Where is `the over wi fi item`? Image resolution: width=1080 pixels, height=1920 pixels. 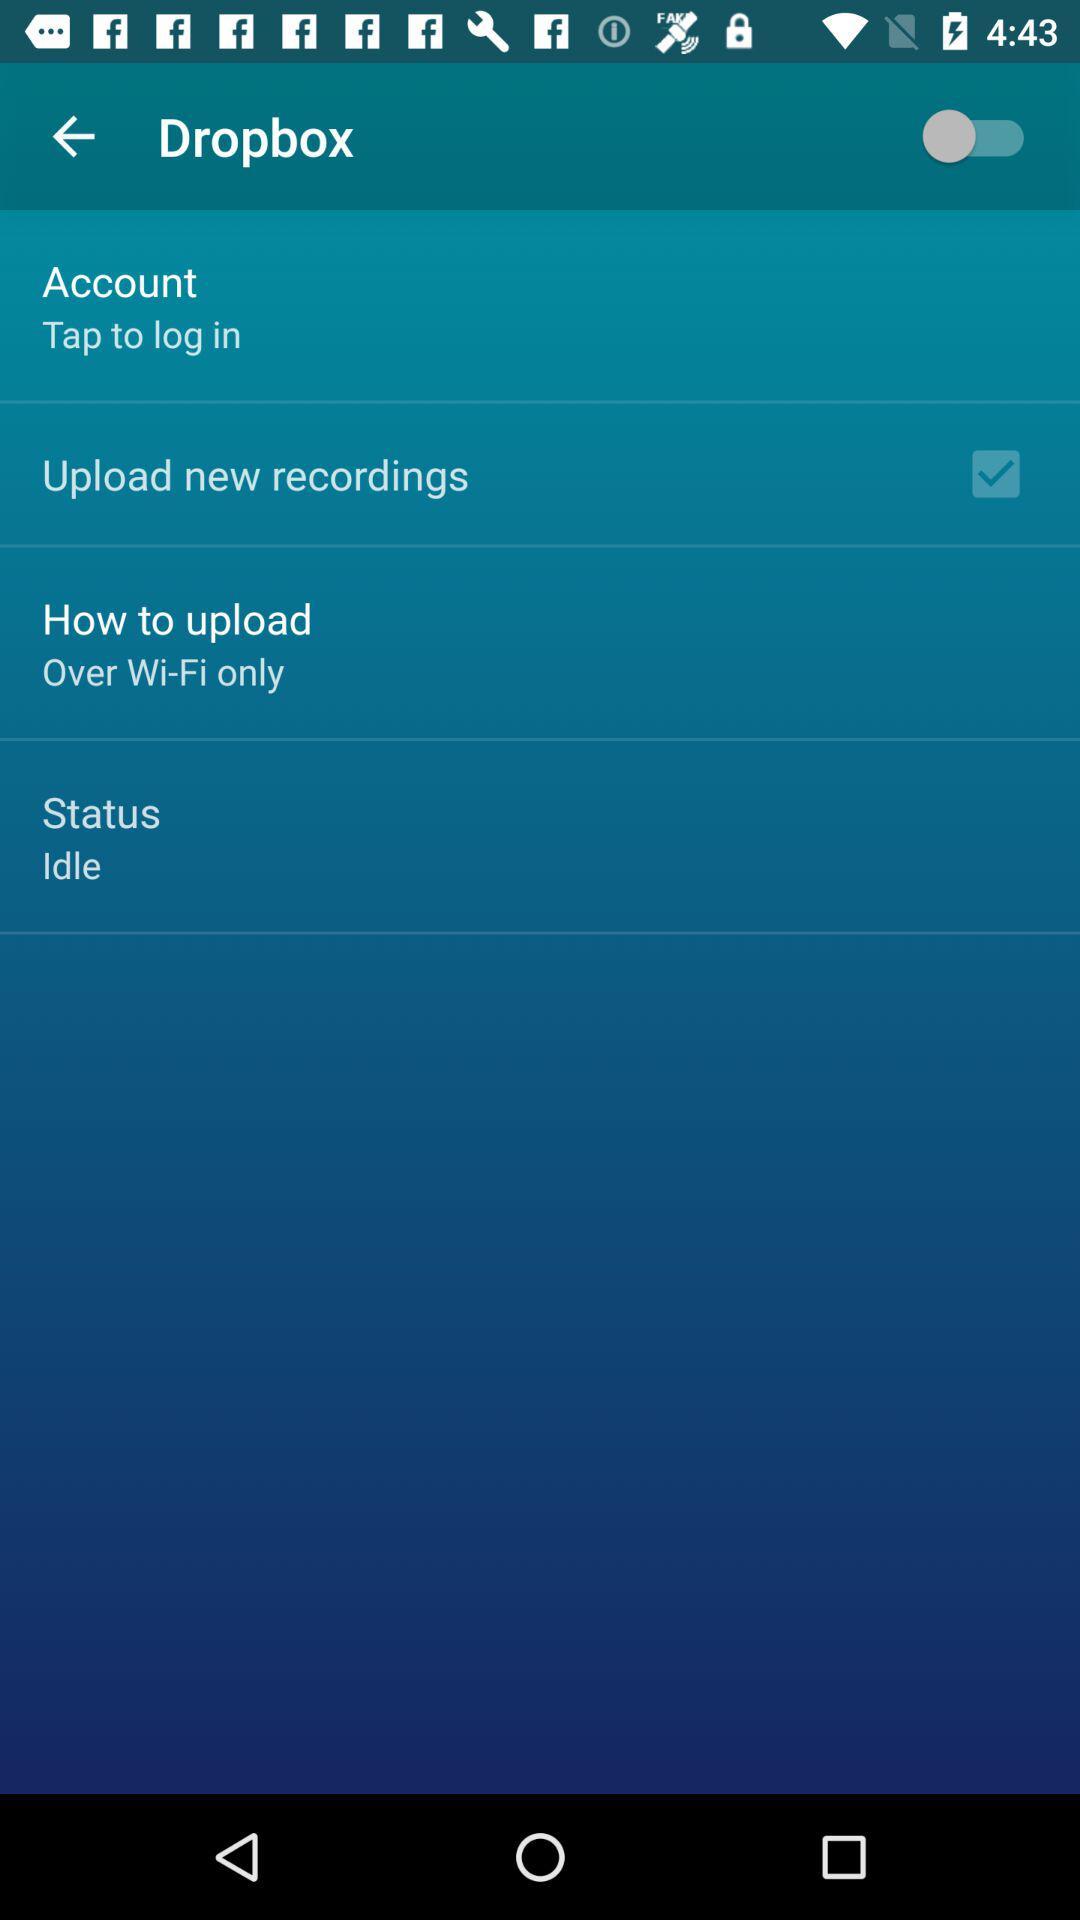
the over wi fi item is located at coordinates (162, 671).